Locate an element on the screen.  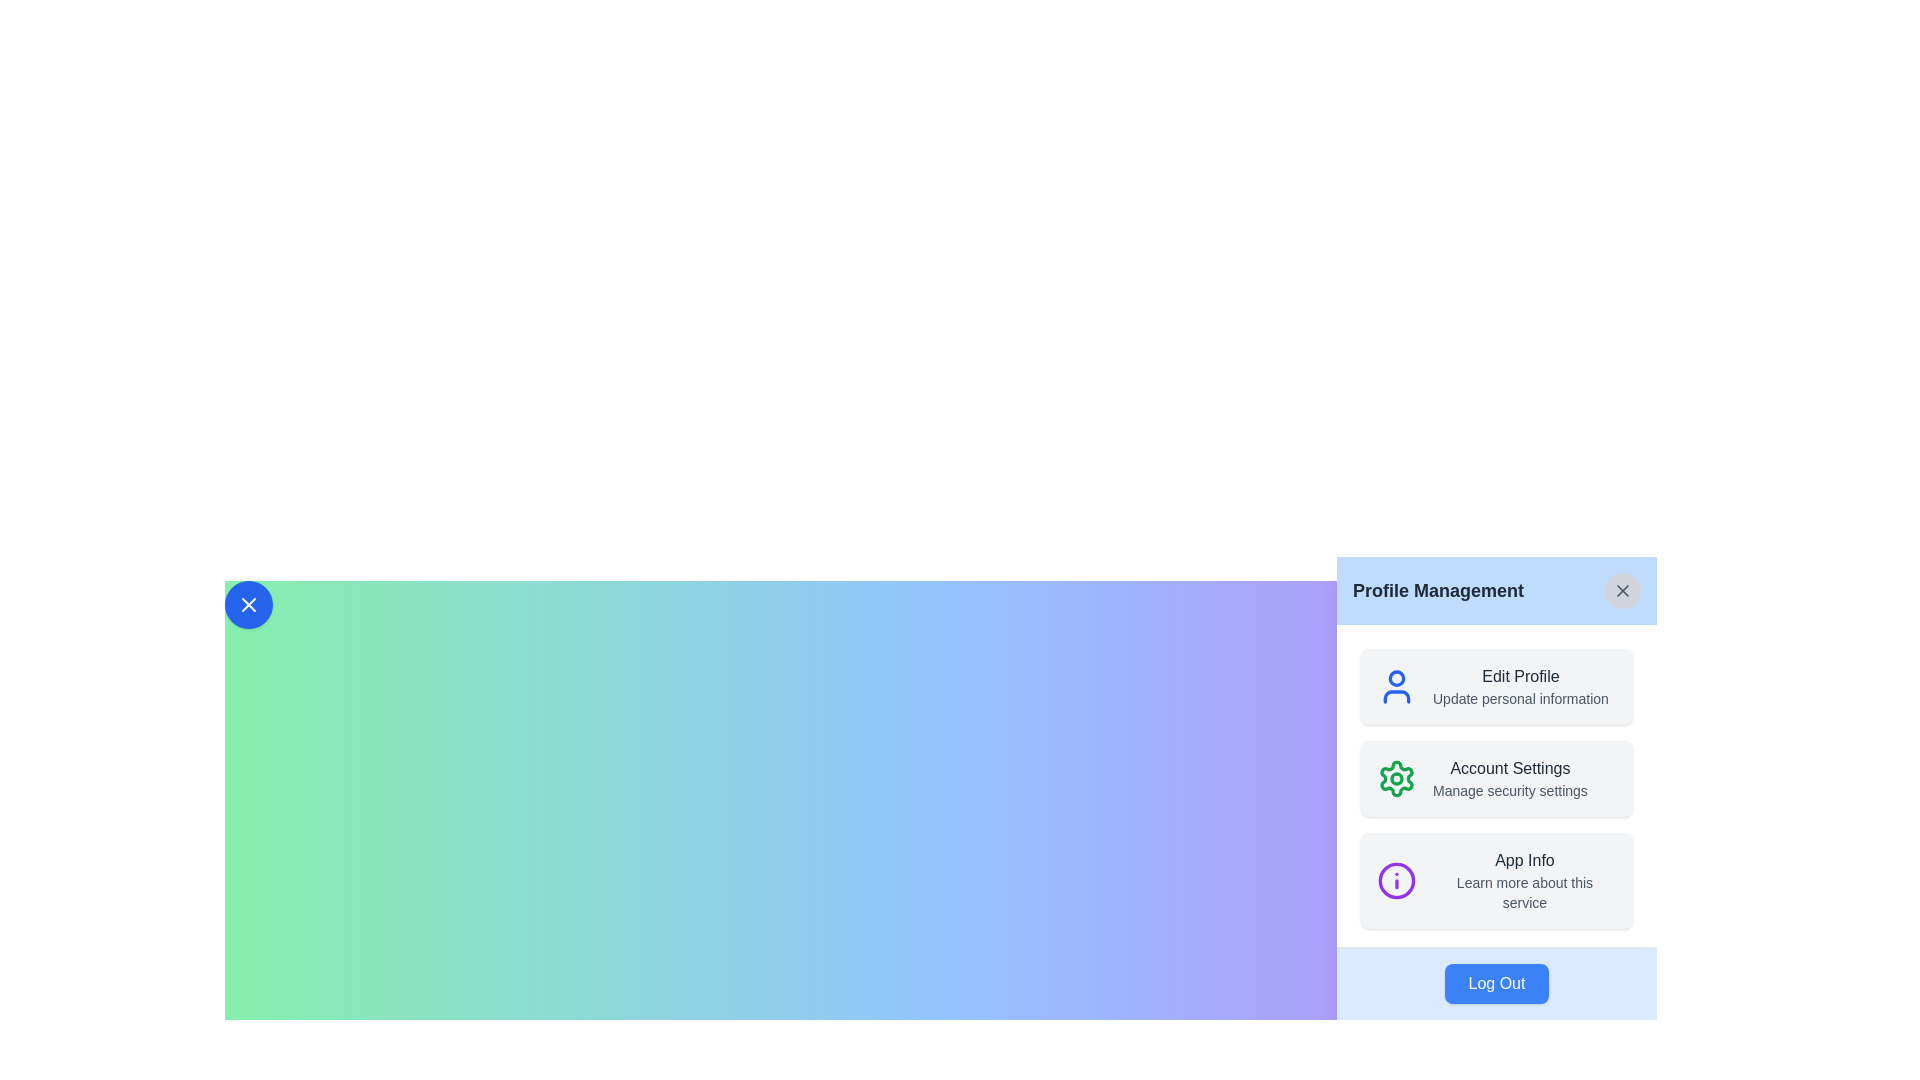
the close button located at the top-left corner of the gradient background header is located at coordinates (248, 604).